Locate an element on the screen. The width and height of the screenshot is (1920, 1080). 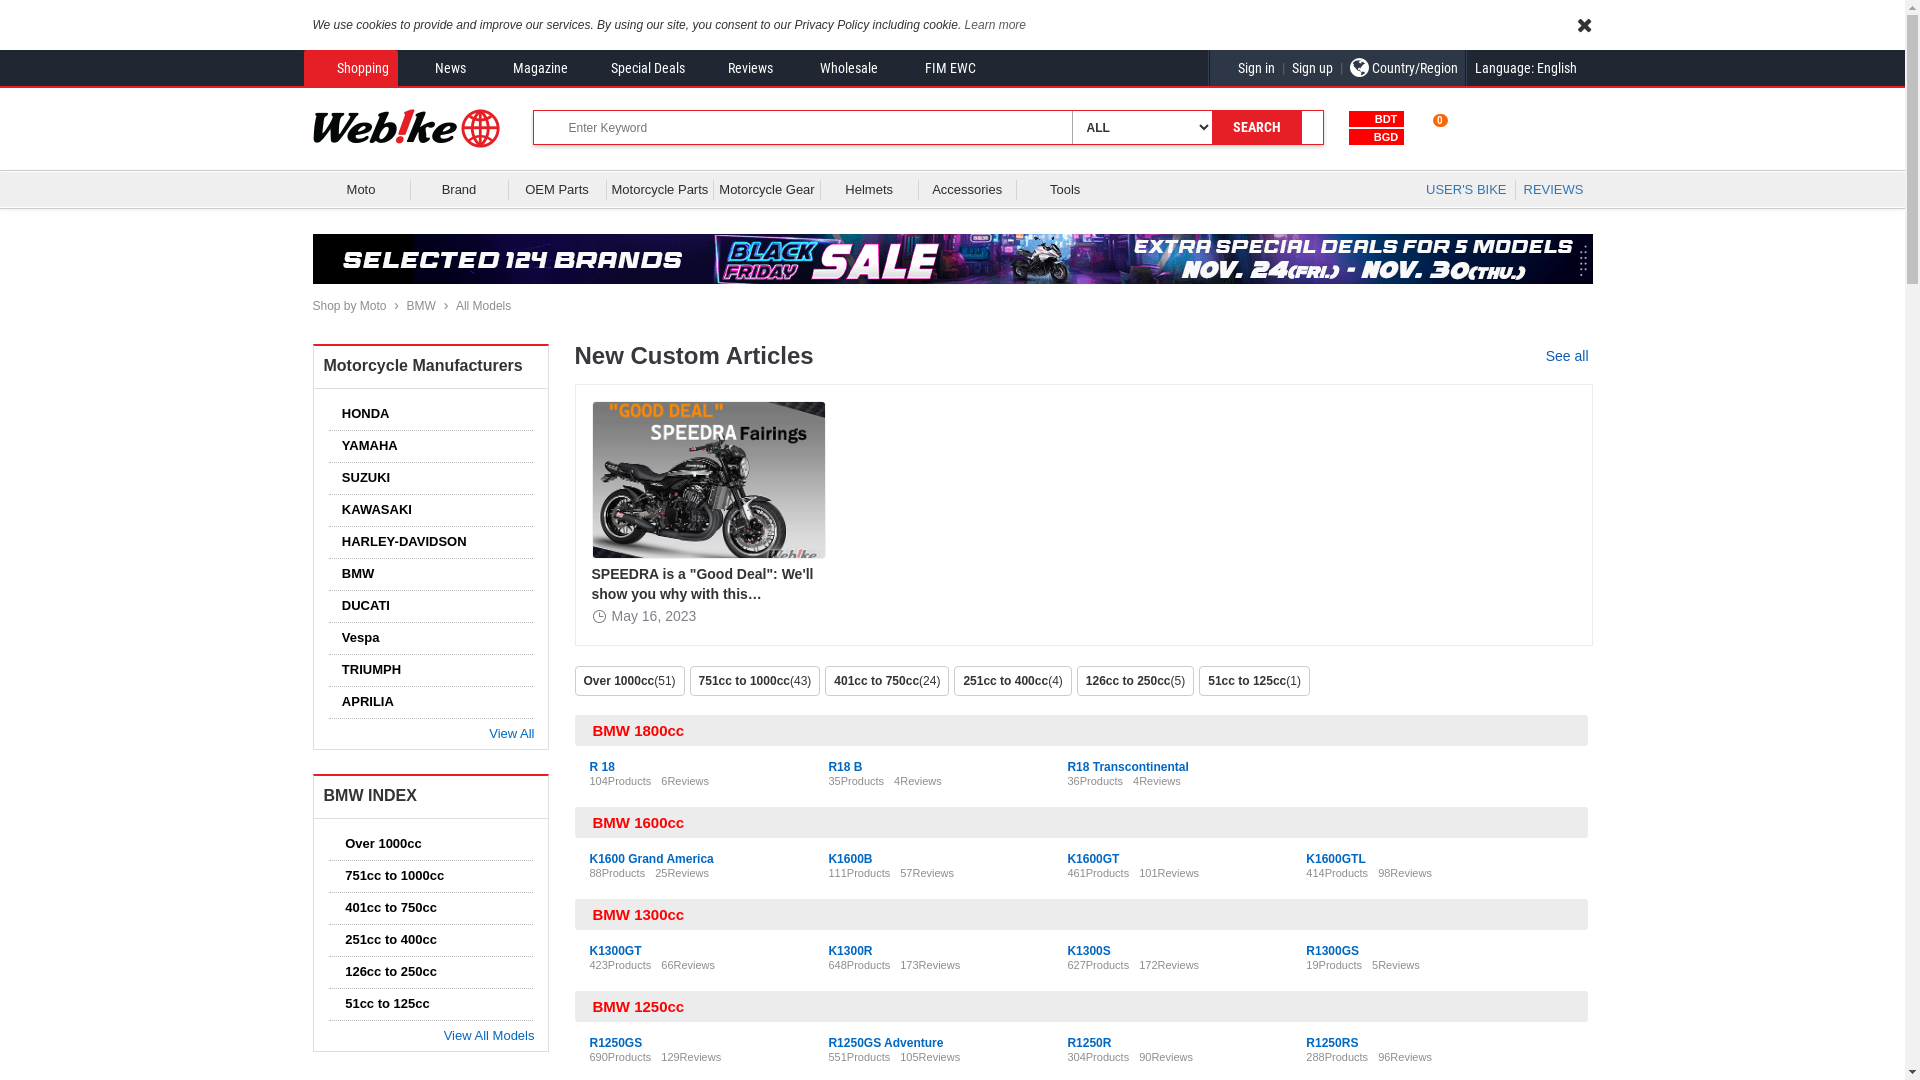
'88Products' is located at coordinates (617, 871).